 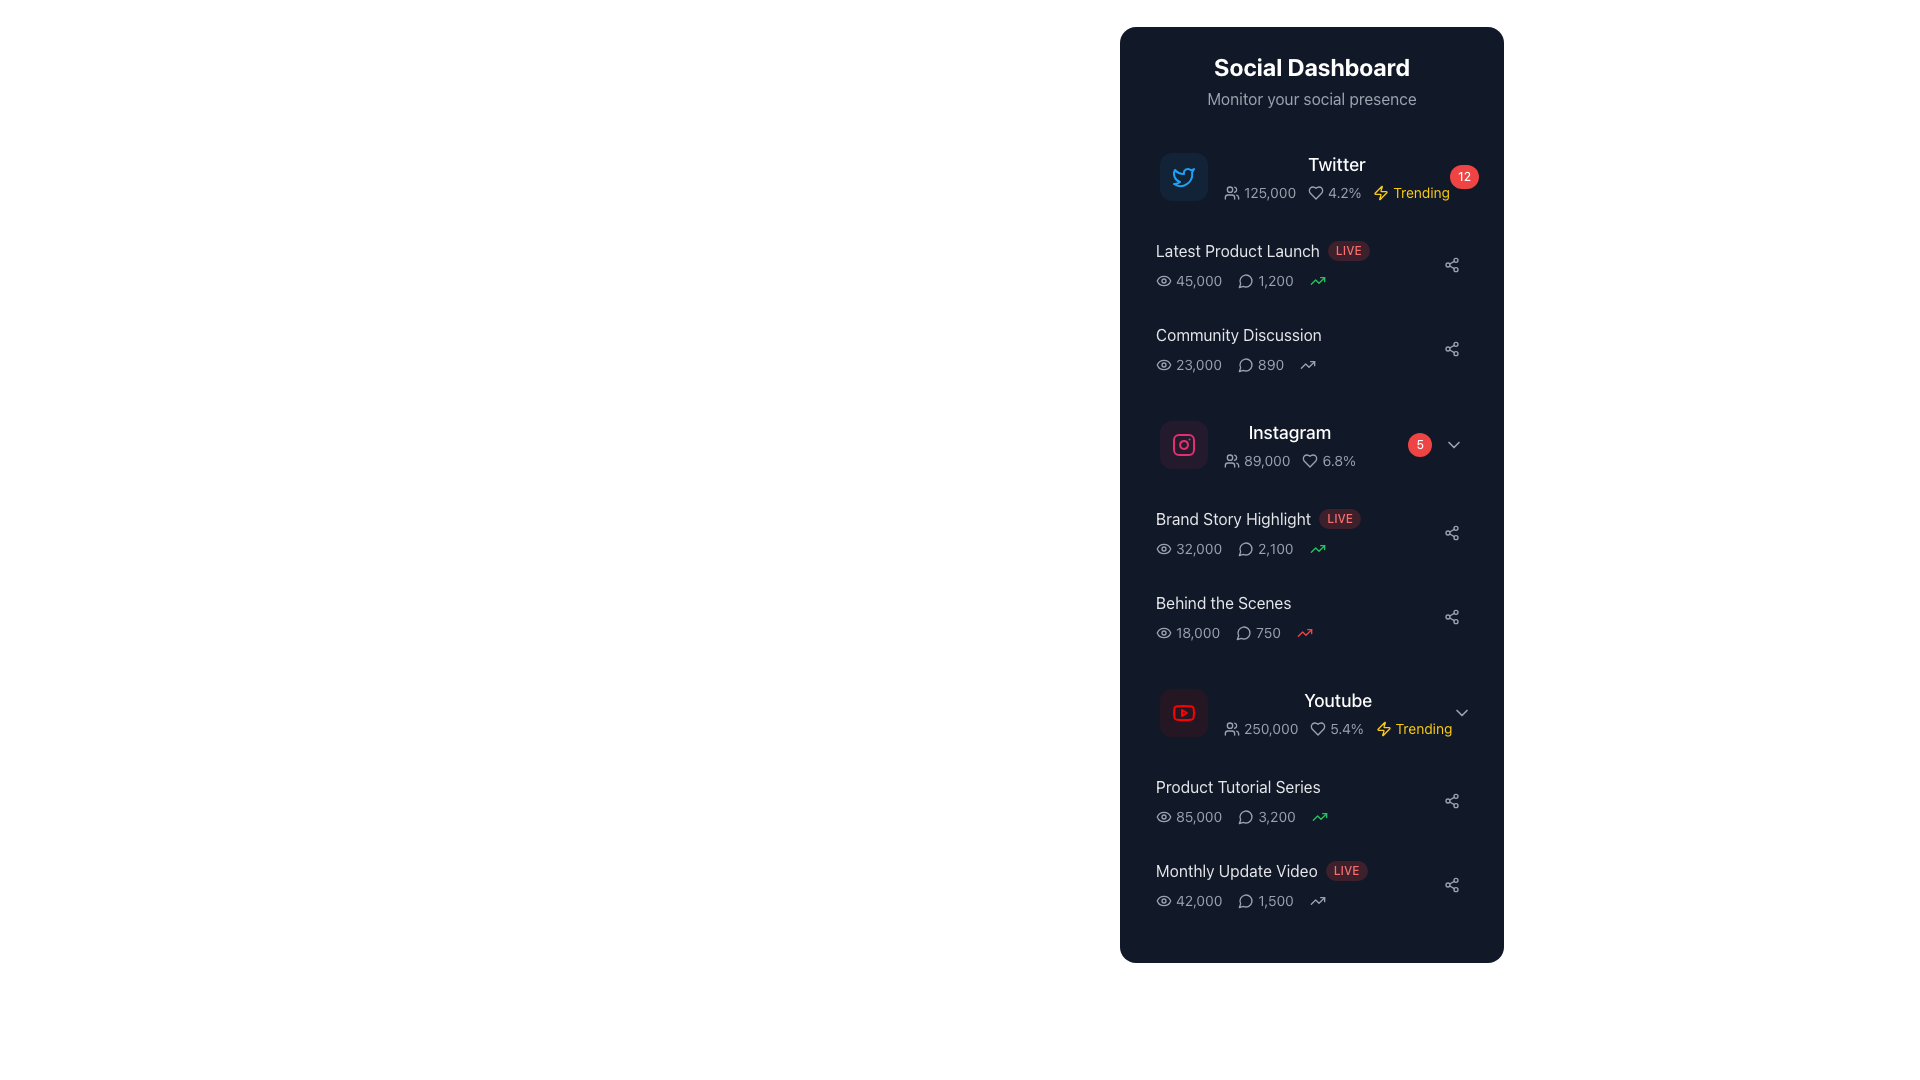 I want to click on the 'LIVE' status label, which is a small, pill-shaped label with light red text on a semi-transparent red background, located next to the 'Monthly Update Video' text, so click(x=1346, y=870).